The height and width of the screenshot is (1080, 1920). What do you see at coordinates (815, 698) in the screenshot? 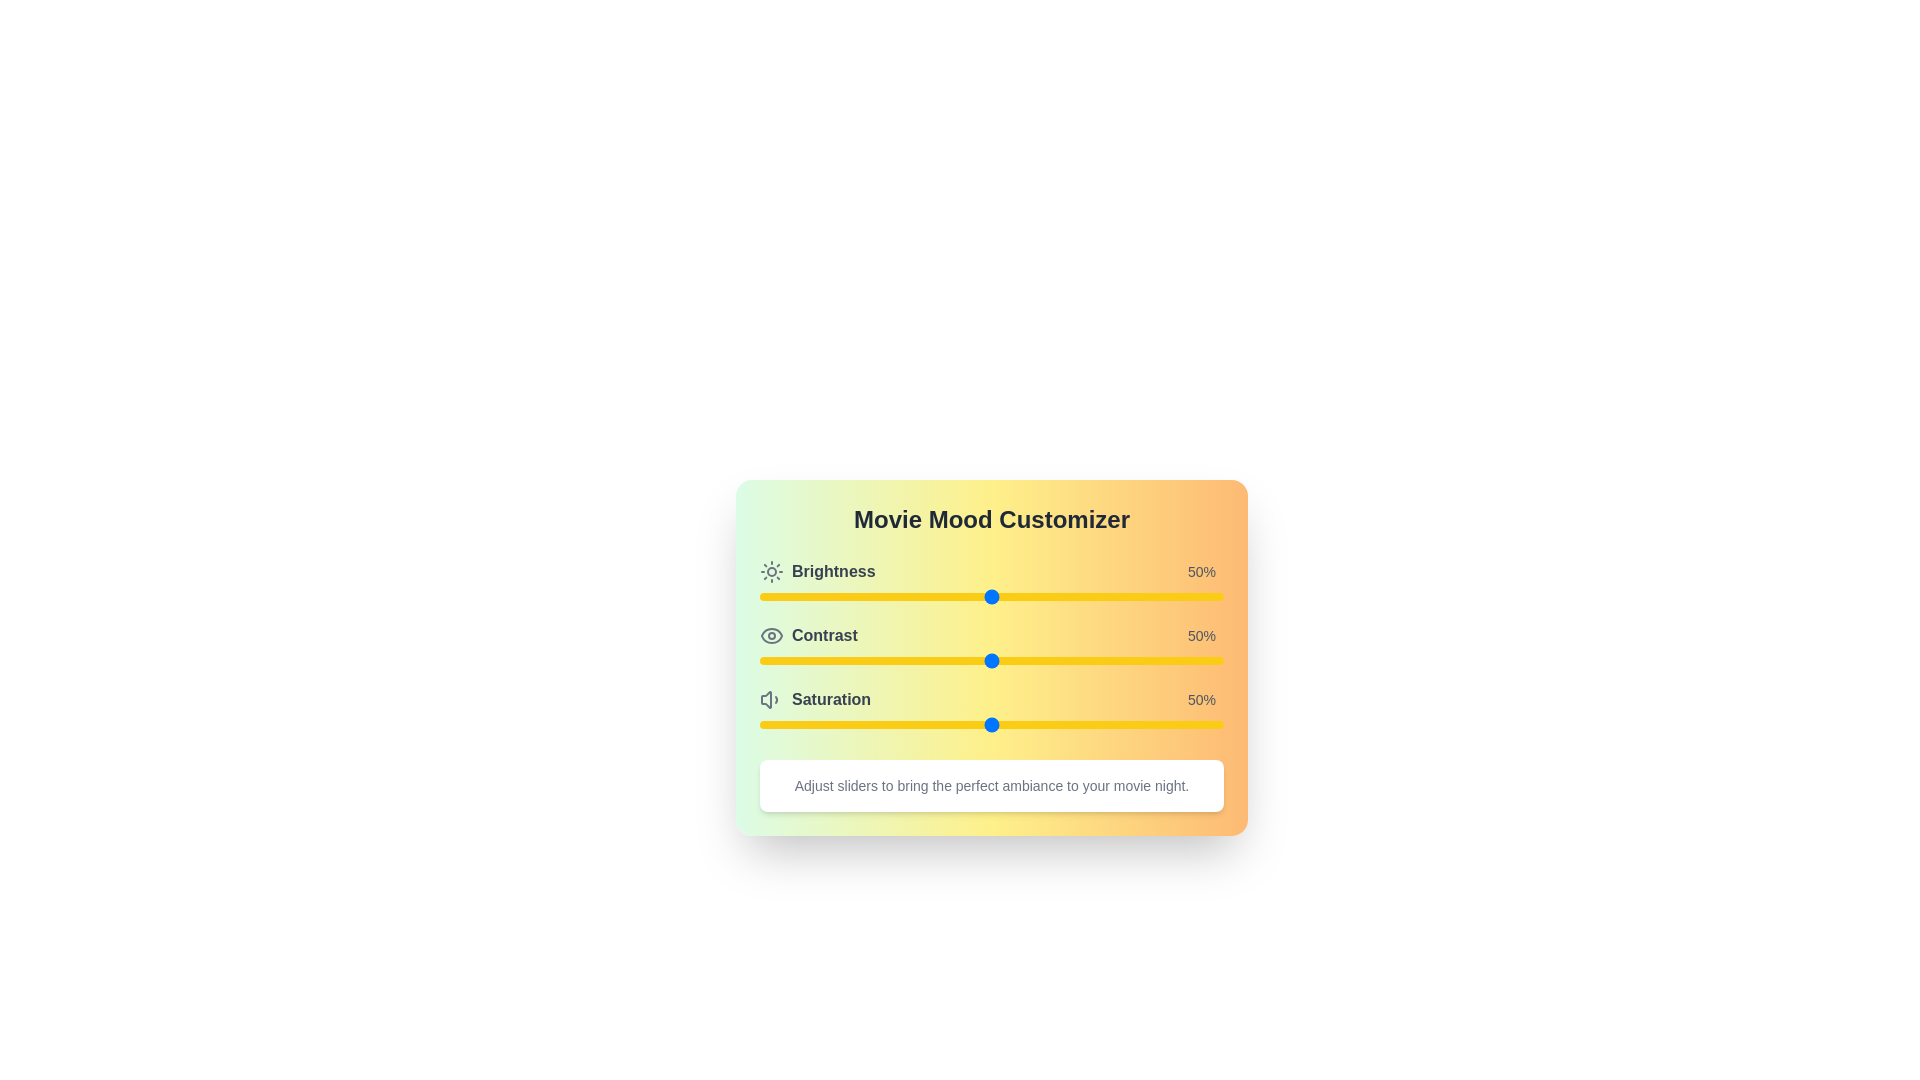
I see `the saturation label, which is the third item in a vertically stacked list of settings, slightly left of center and towards the bottom of the list` at bounding box center [815, 698].